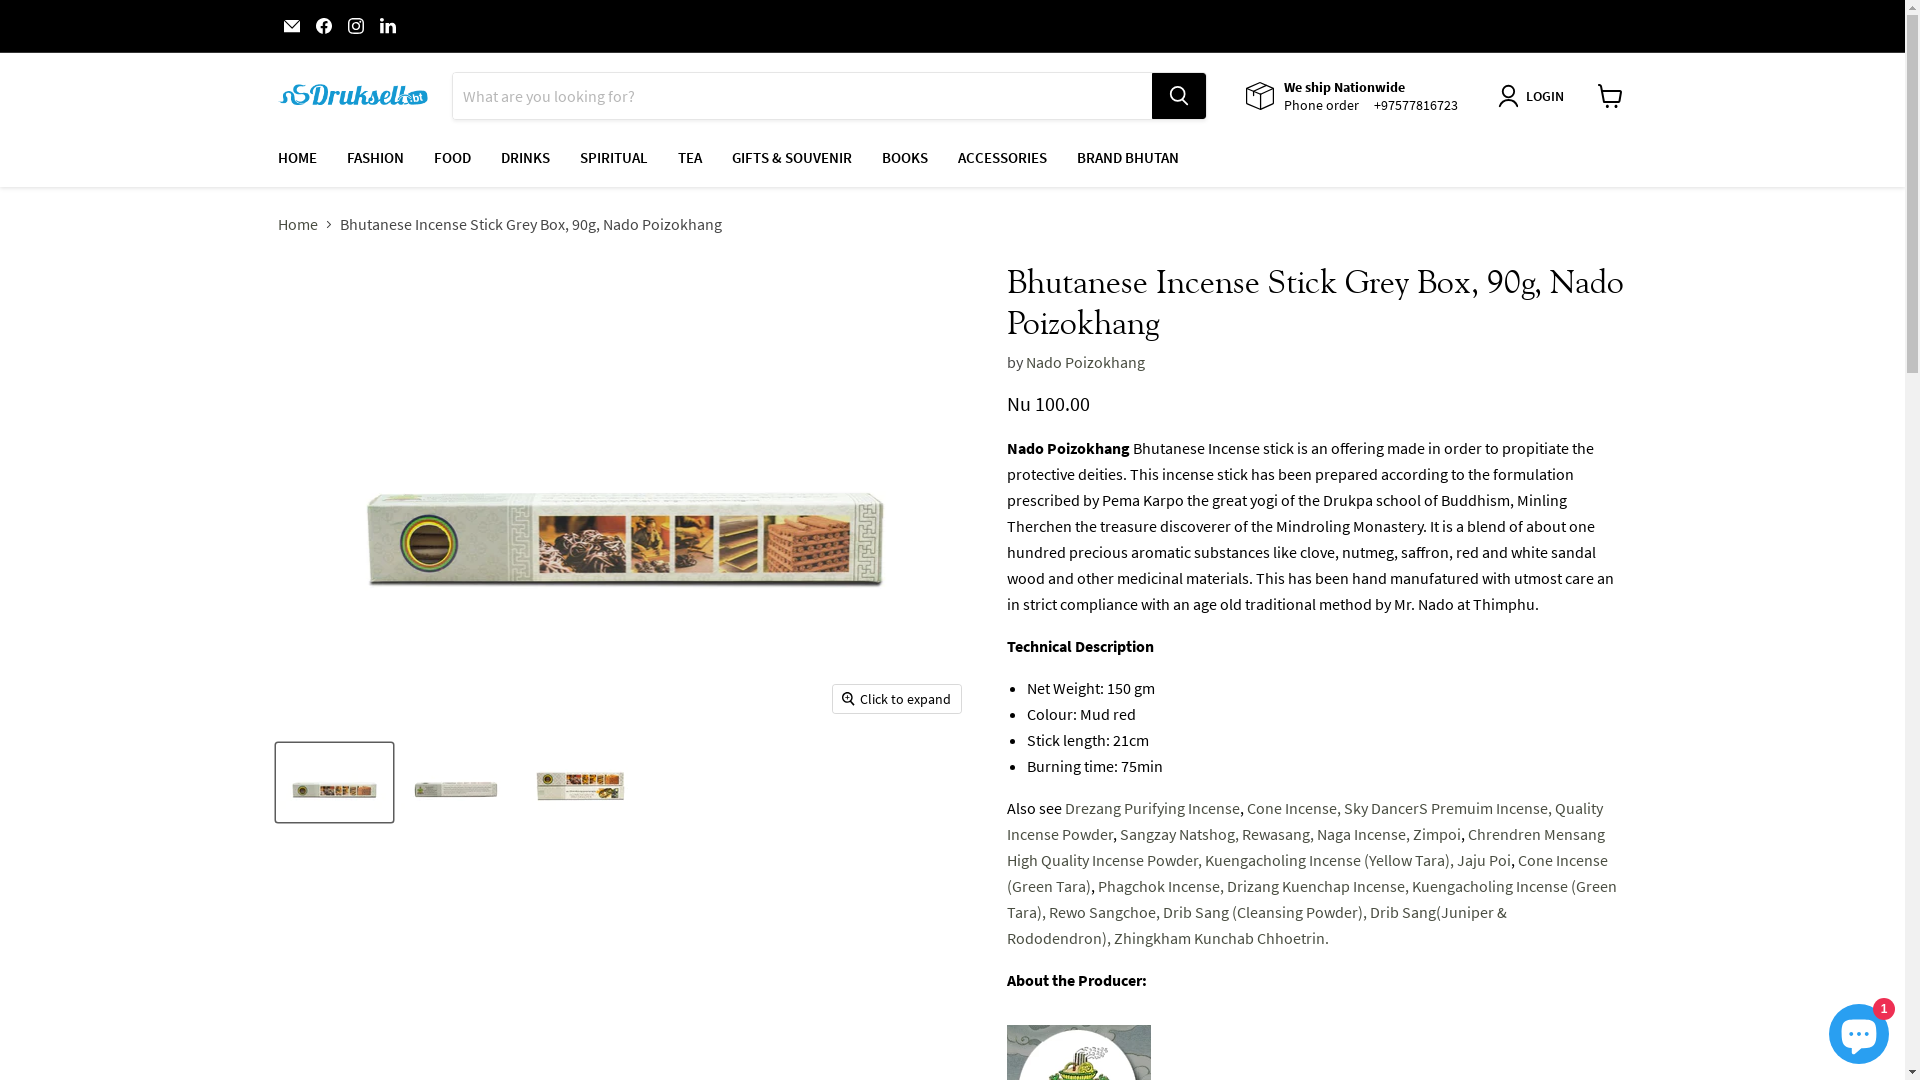 This screenshot has height=1080, width=1920. Describe the element at coordinates (331, 157) in the screenshot. I see `'FASHION'` at that location.